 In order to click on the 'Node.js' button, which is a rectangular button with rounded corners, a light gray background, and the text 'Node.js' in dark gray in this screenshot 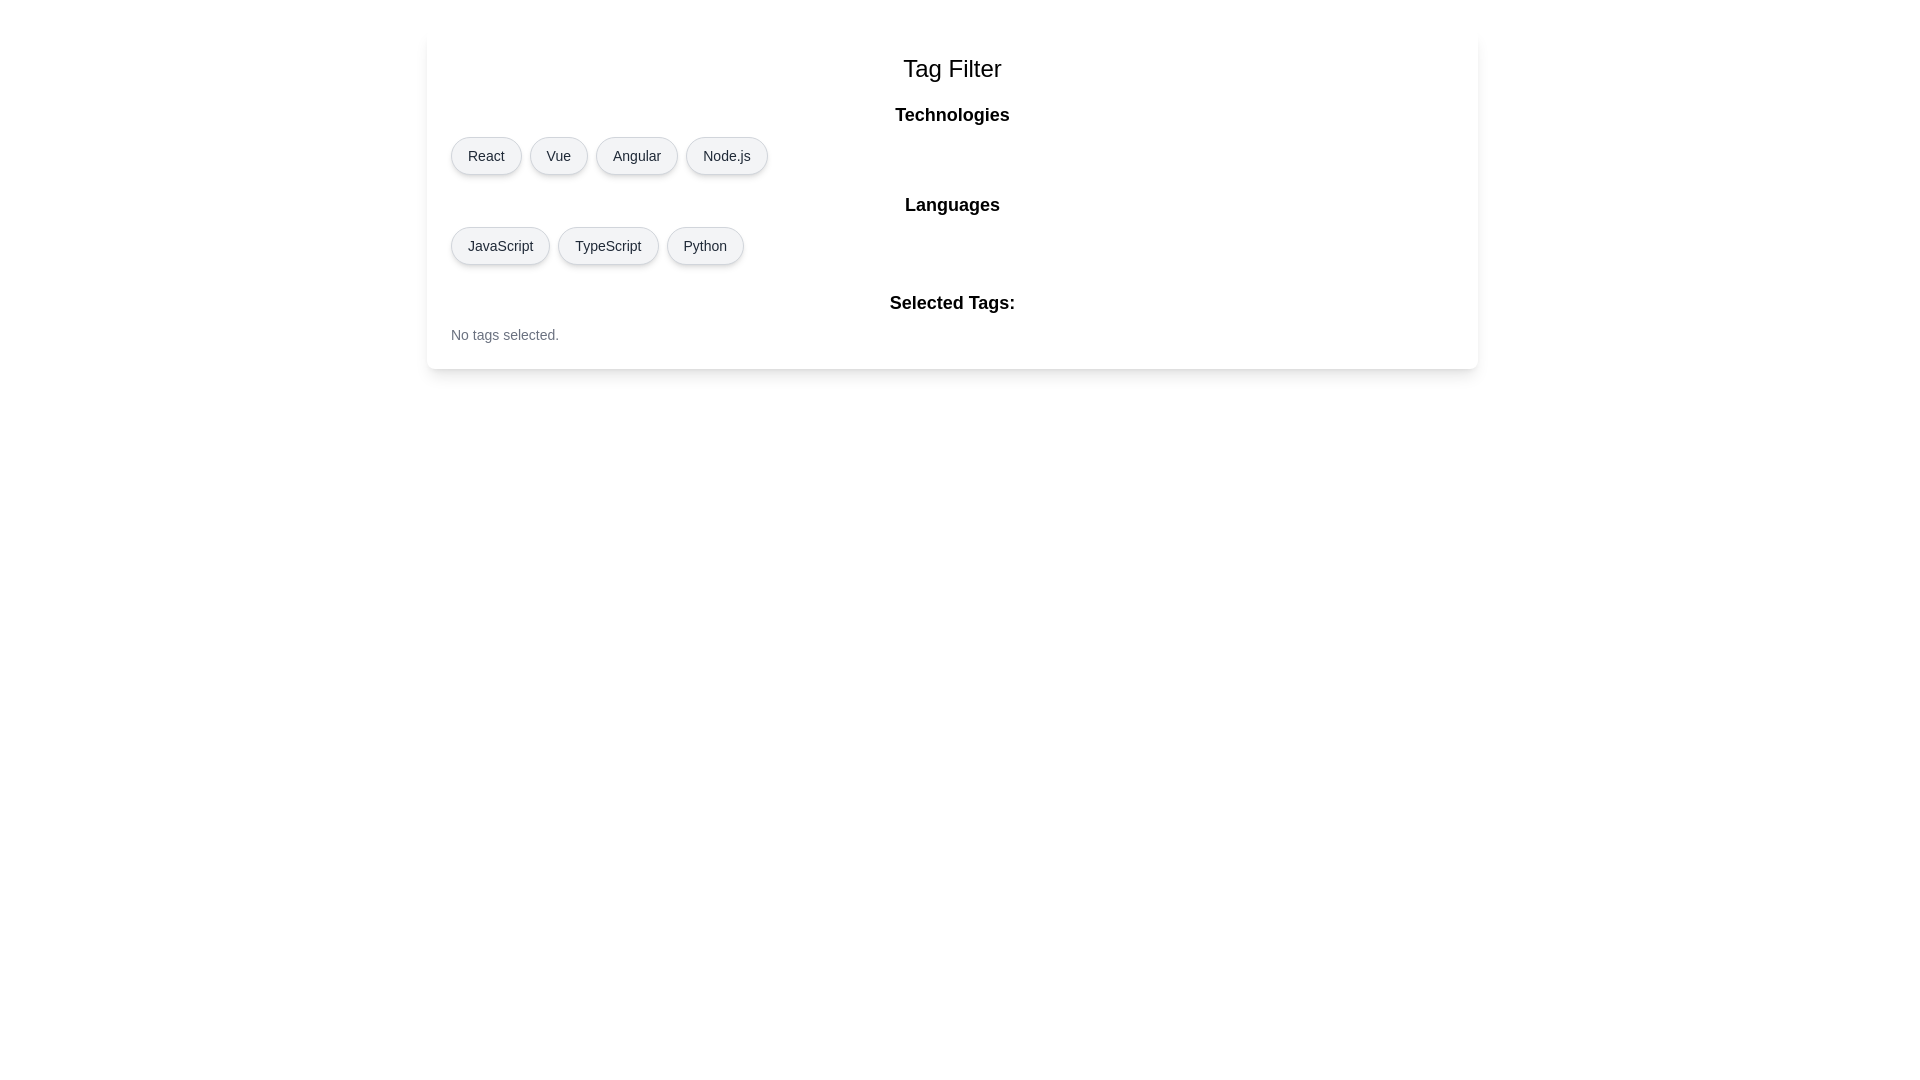, I will do `click(725, 154)`.